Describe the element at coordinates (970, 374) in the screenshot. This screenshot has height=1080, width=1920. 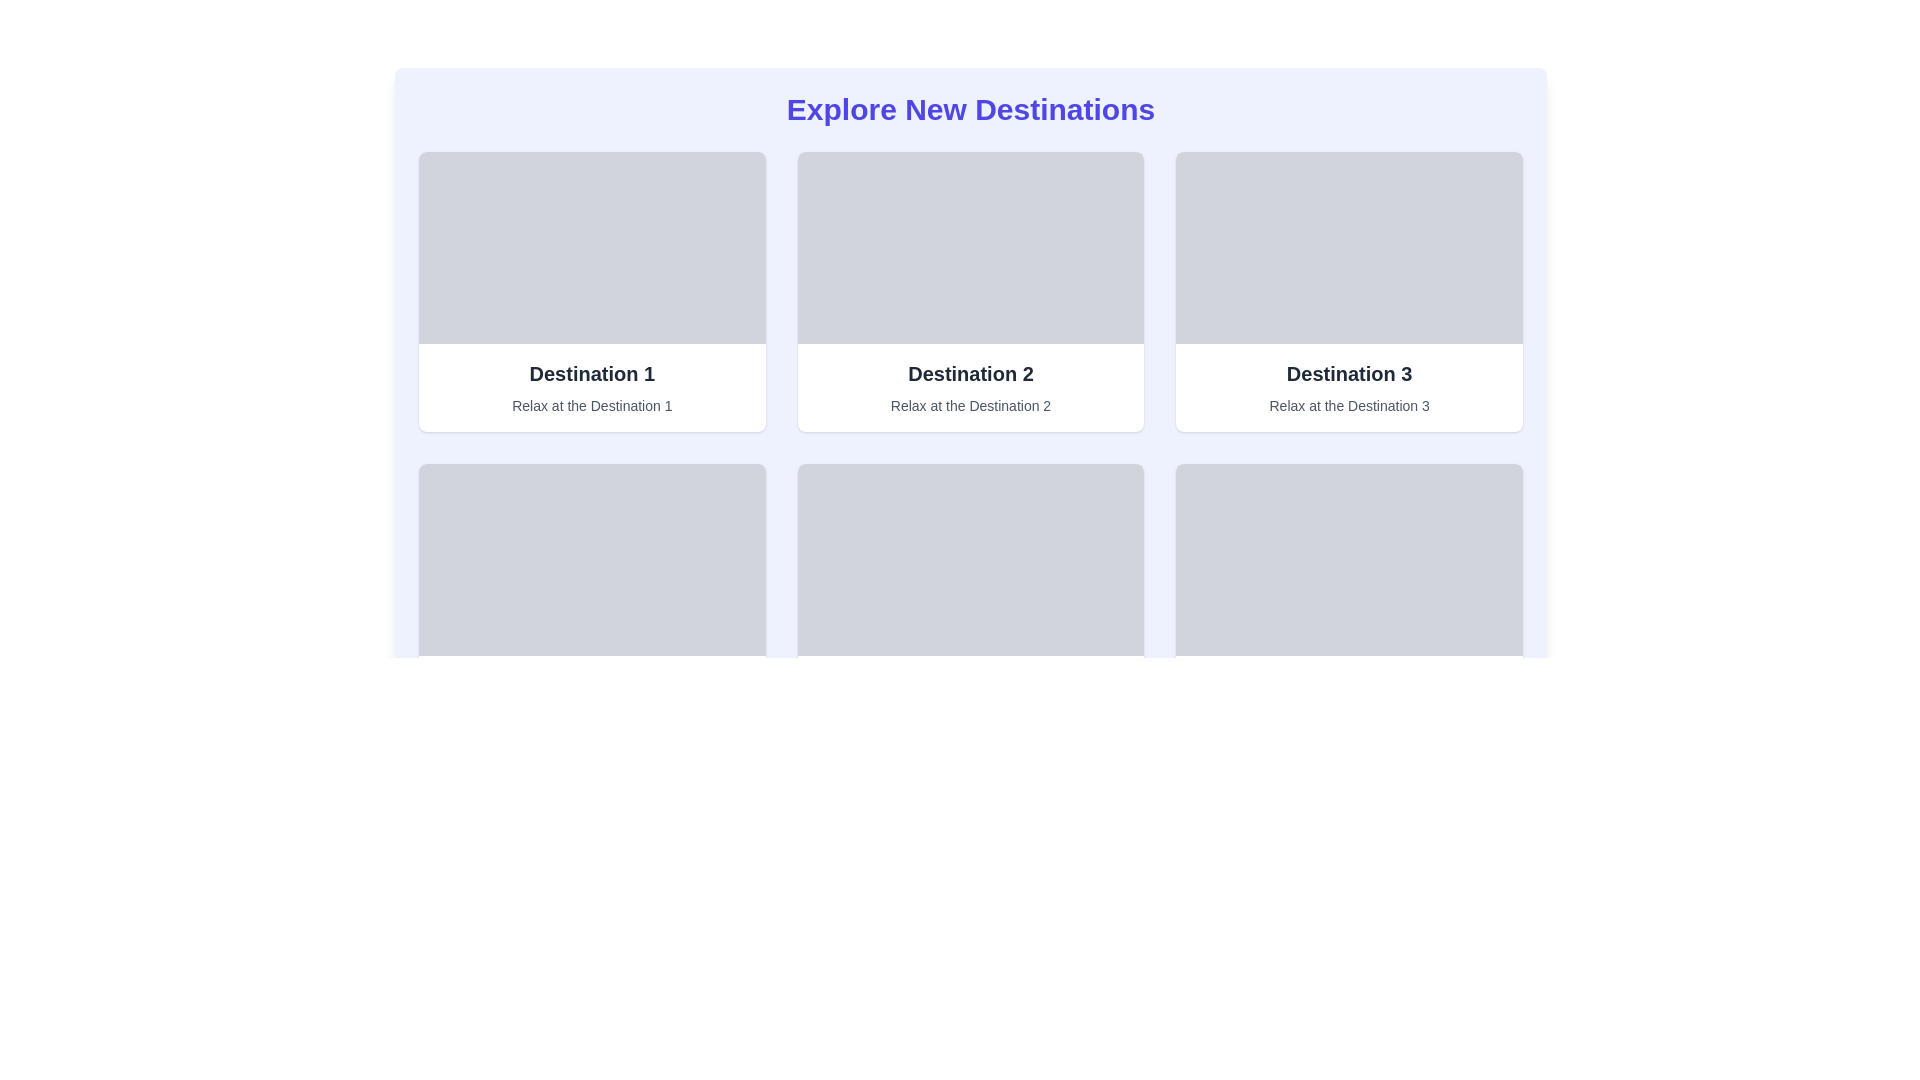
I see `the header/title element of the second card in the grid layout, which labels the destination represented by the card` at that location.